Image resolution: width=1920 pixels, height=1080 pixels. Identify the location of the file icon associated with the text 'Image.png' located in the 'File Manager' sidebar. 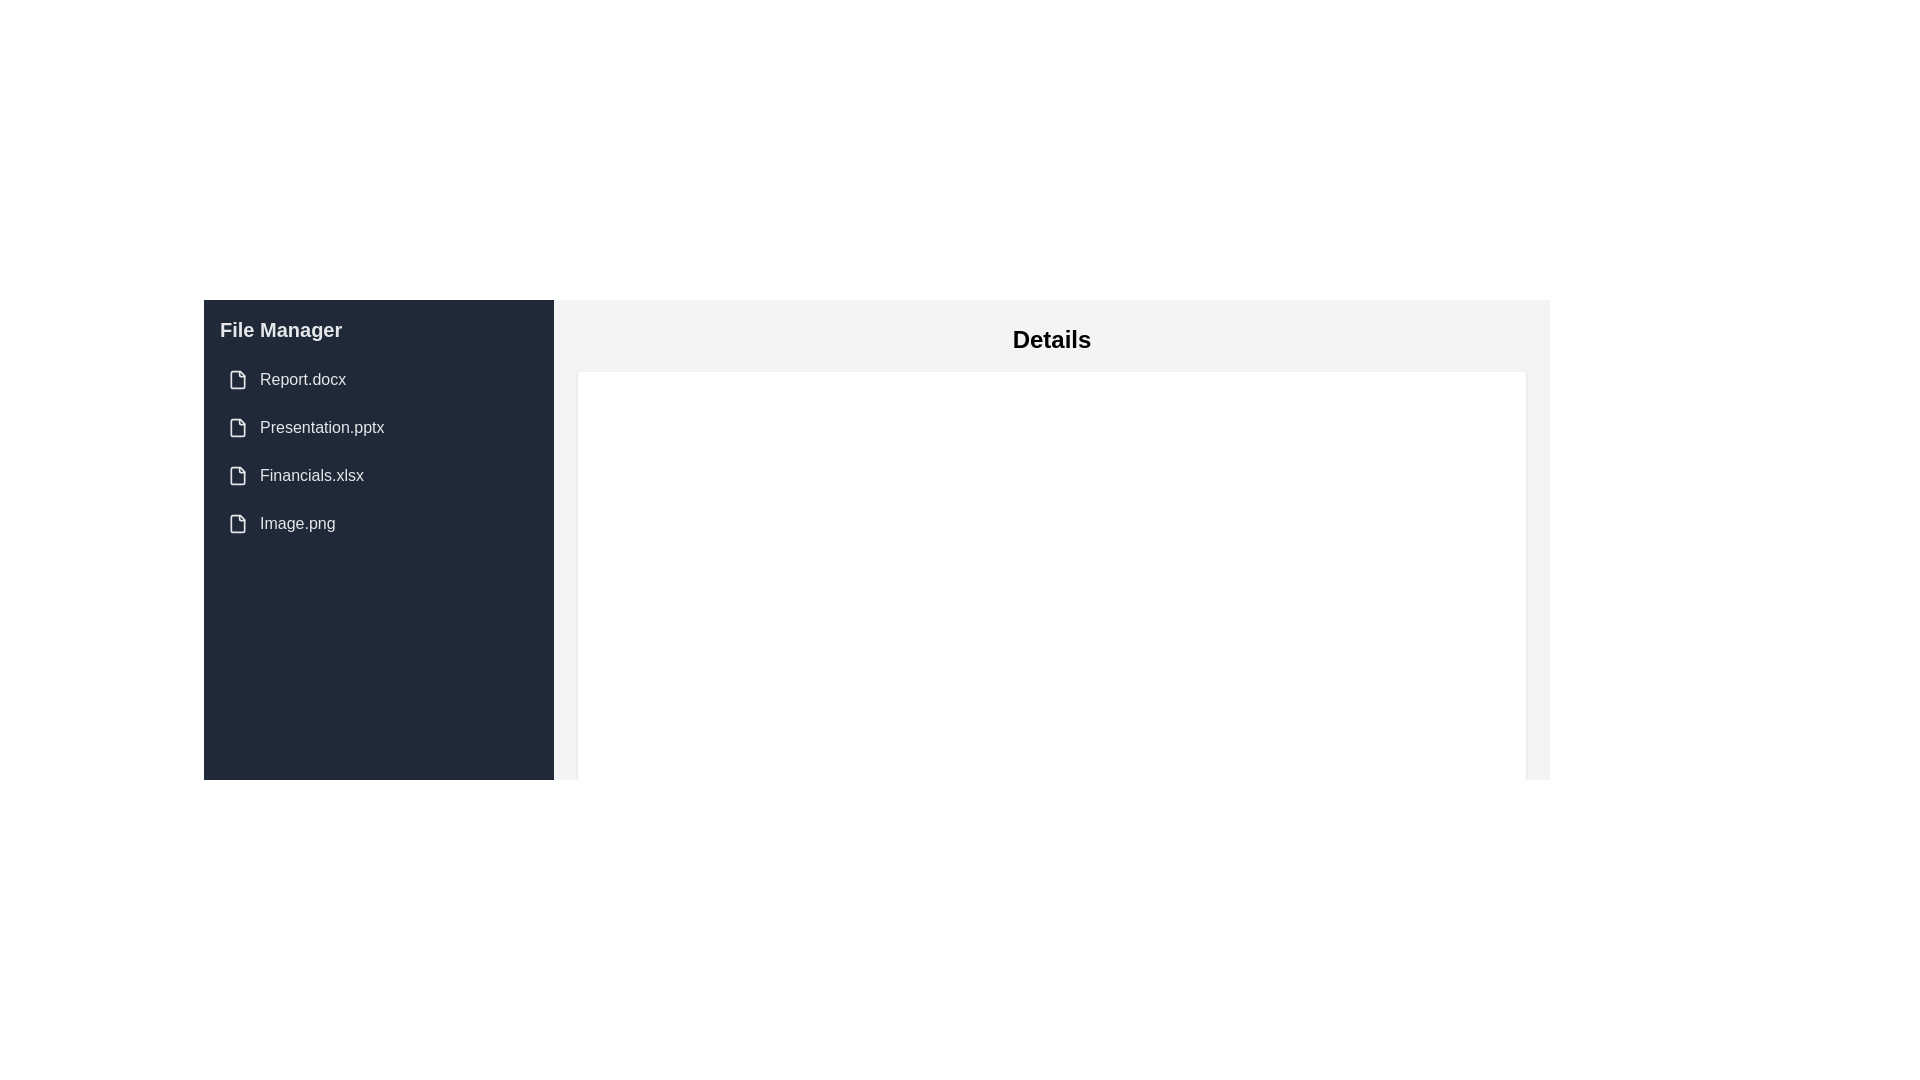
(238, 523).